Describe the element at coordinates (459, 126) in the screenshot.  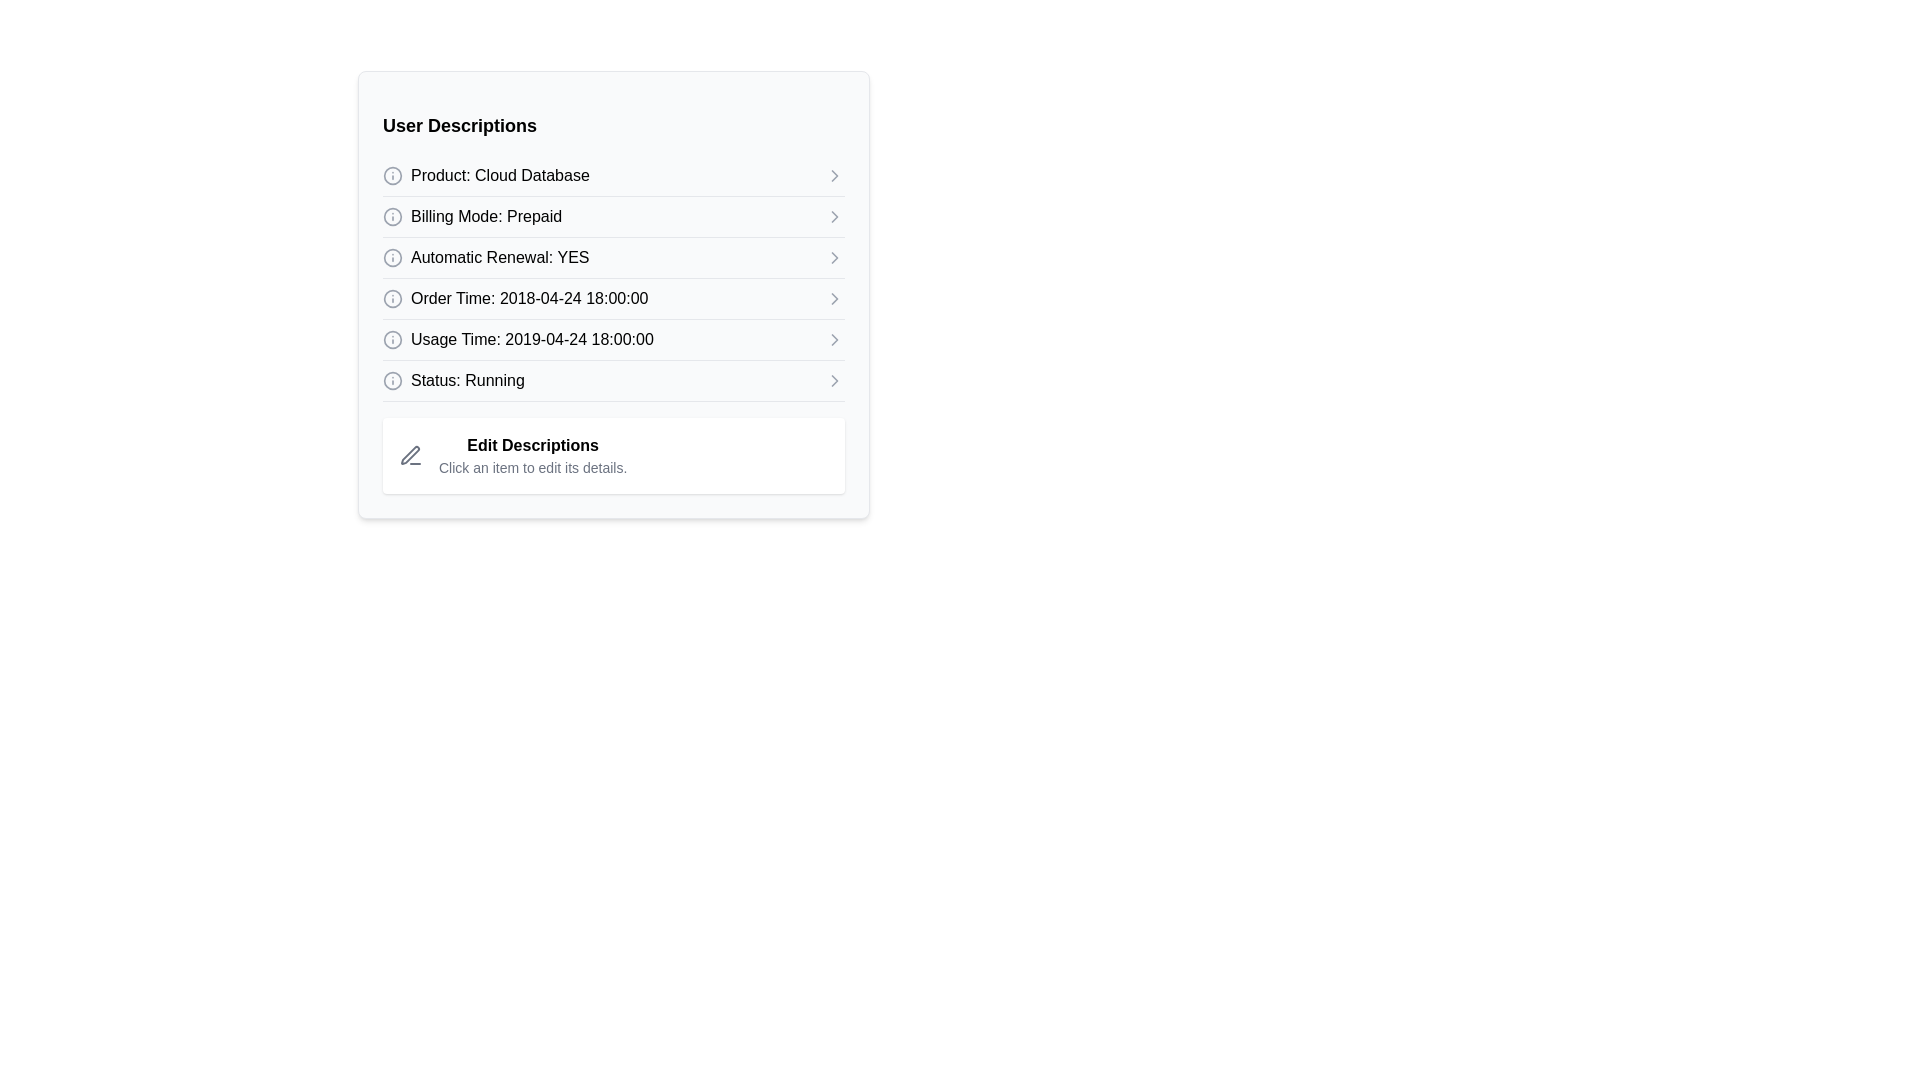
I see `the static text element displaying the bold heading 'User Descriptions', which is positioned at the top of a card-like section` at that location.